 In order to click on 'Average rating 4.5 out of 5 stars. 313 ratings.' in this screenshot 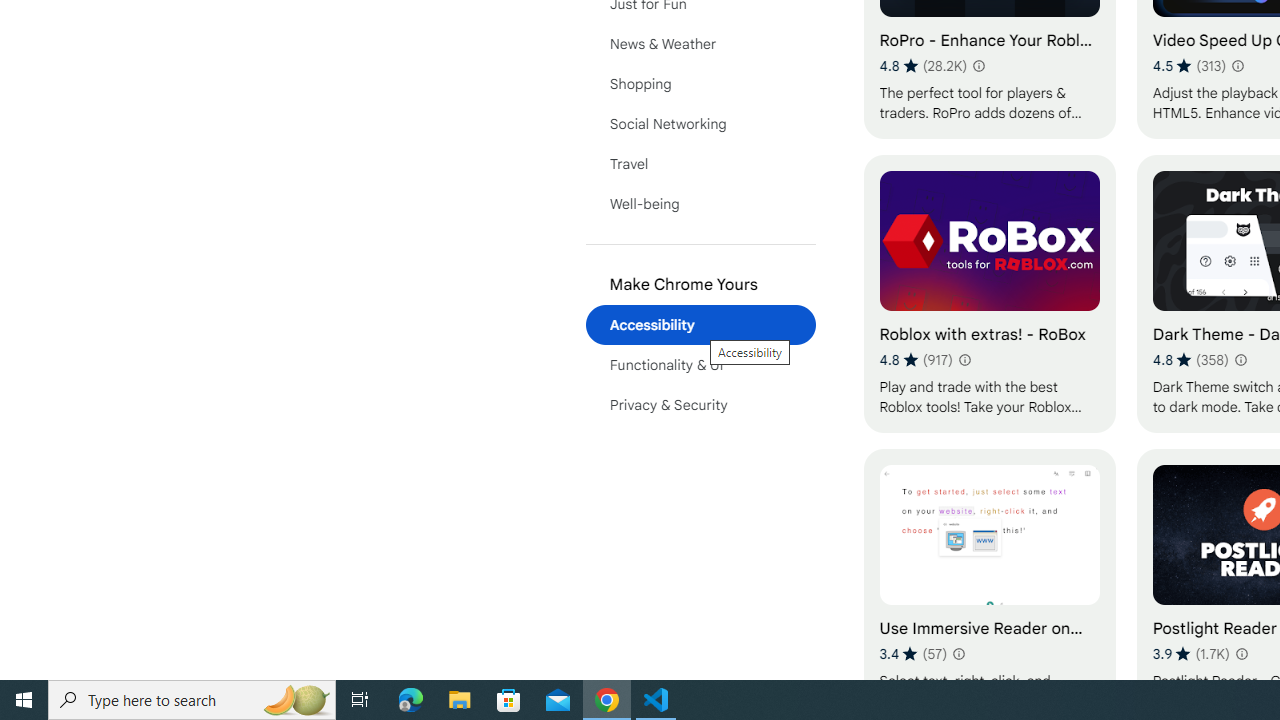, I will do `click(1189, 65)`.